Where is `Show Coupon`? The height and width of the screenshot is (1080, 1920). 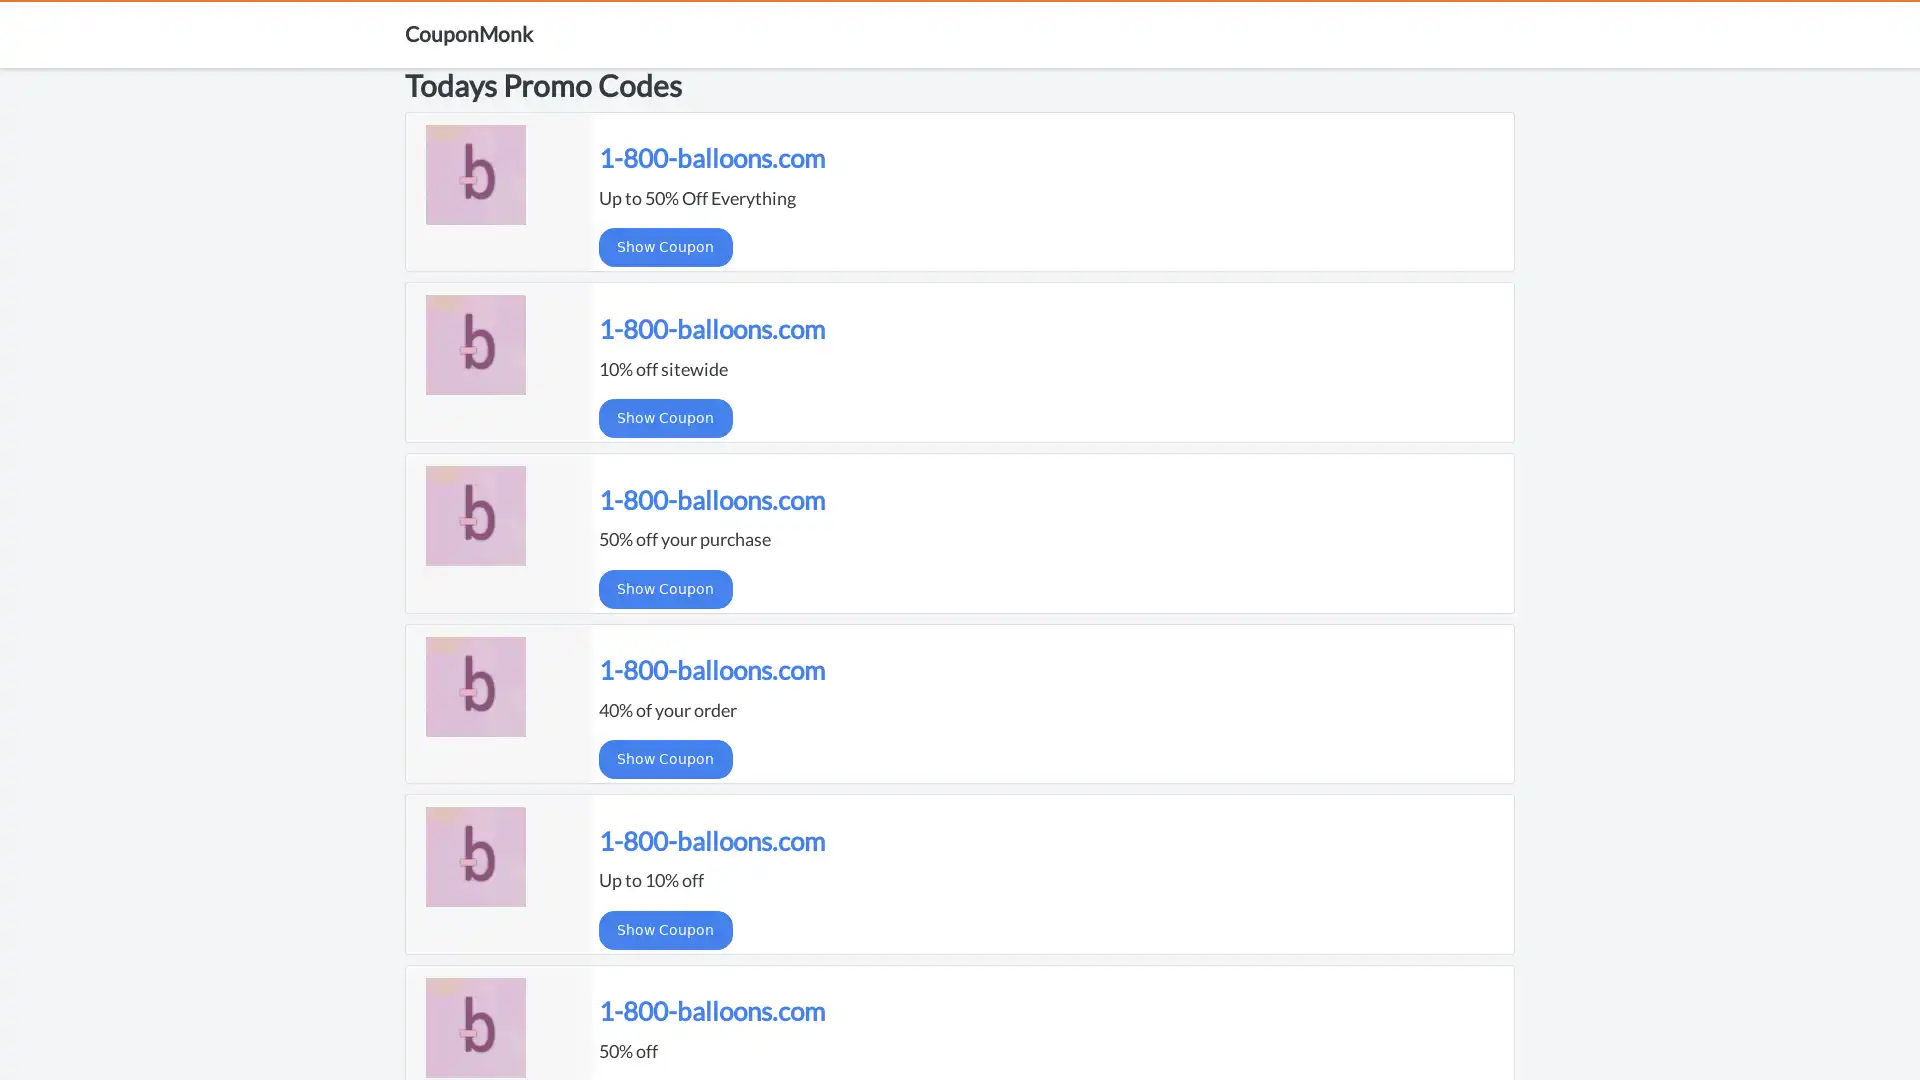
Show Coupon is located at coordinates (665, 759).